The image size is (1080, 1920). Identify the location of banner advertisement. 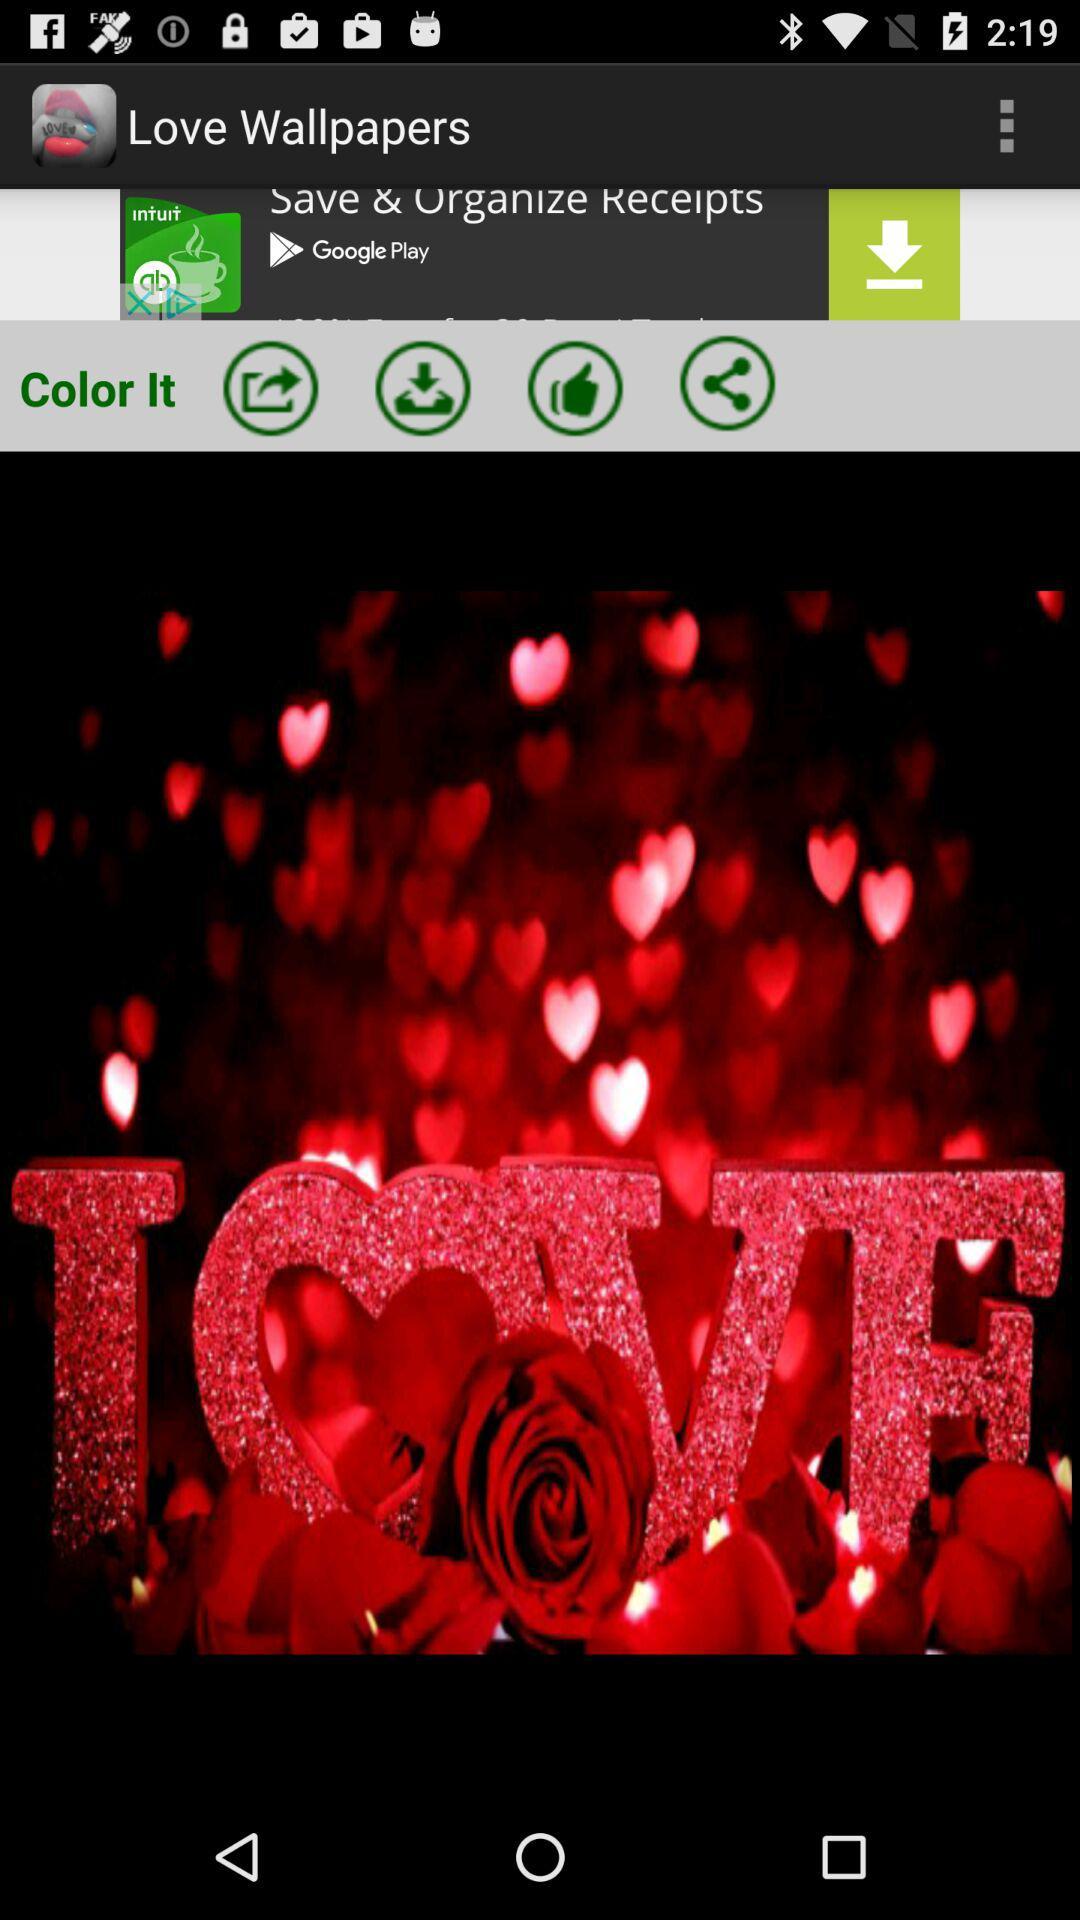
(540, 253).